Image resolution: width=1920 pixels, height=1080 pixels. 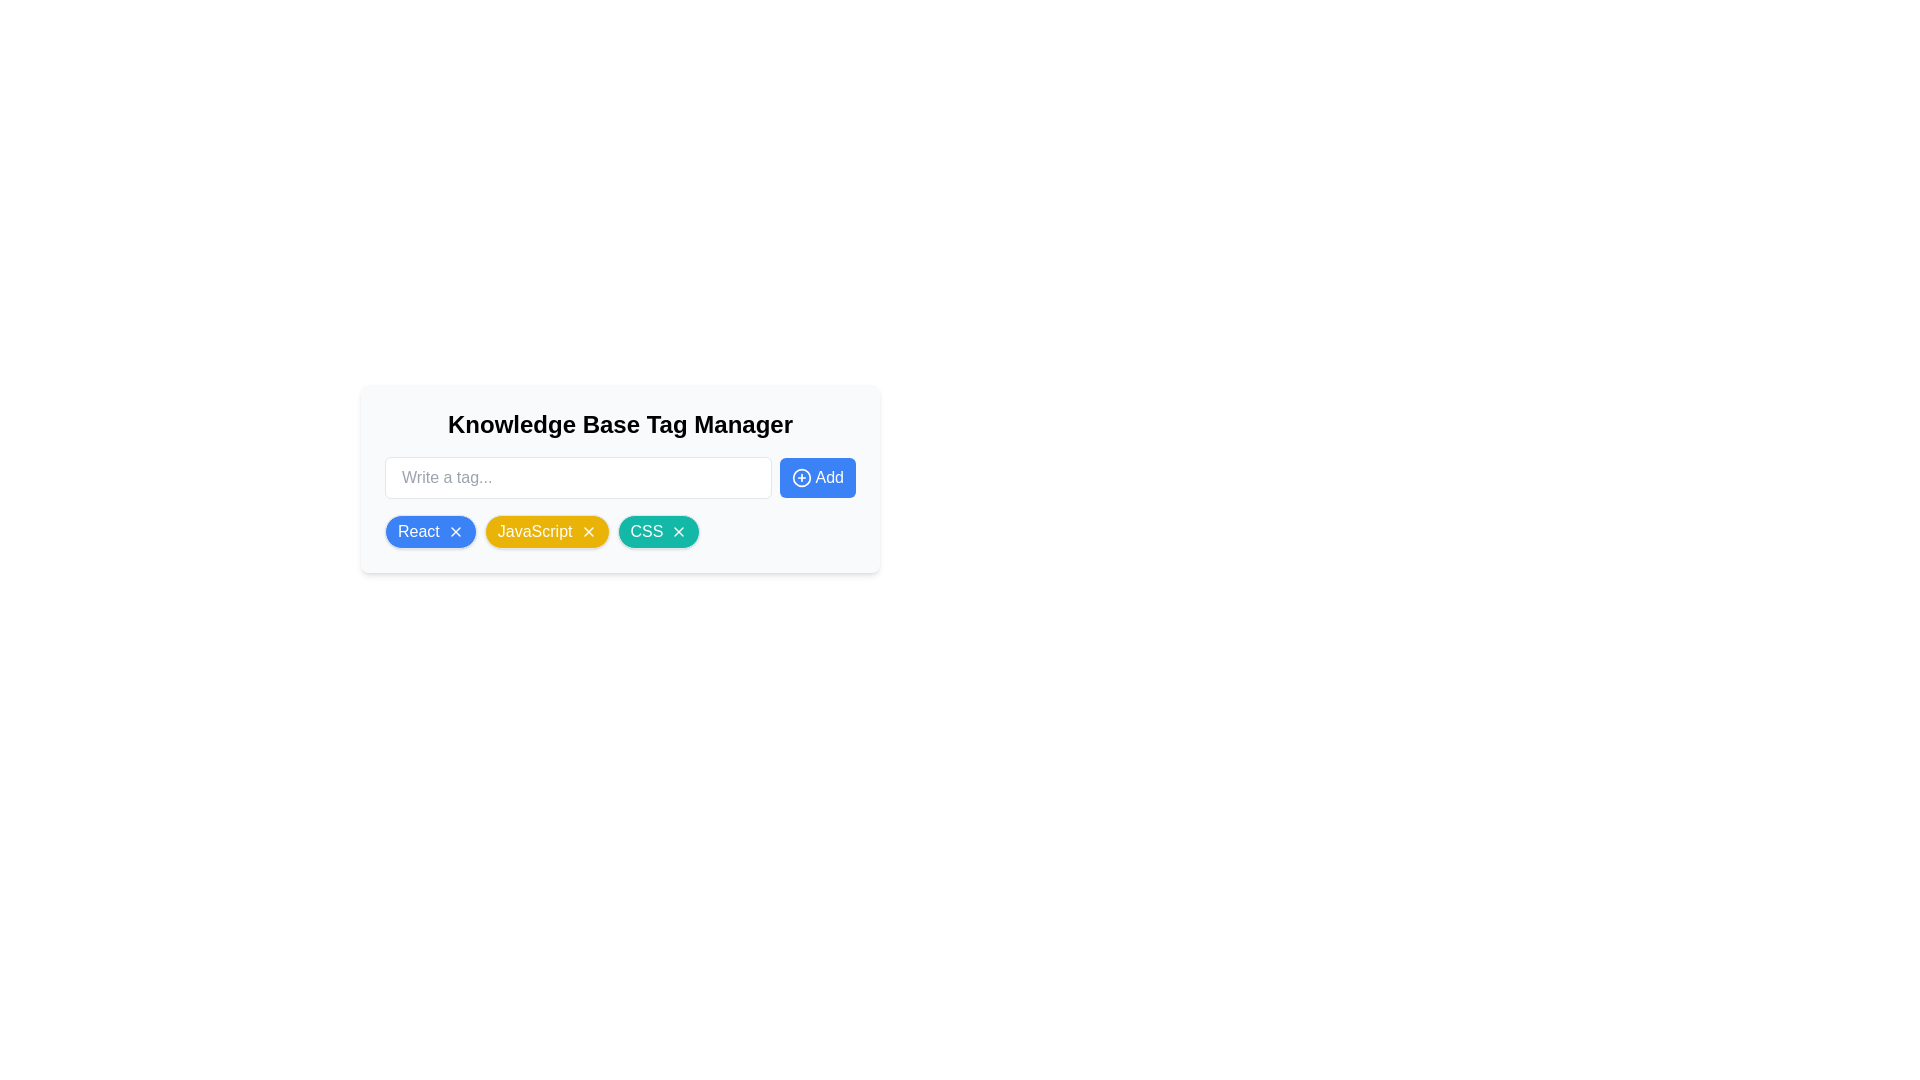 What do you see at coordinates (619, 531) in the screenshot?
I see `the 'x' icon of the tag group composed of 'React', 'JavaScript', and 'CSS' tags` at bounding box center [619, 531].